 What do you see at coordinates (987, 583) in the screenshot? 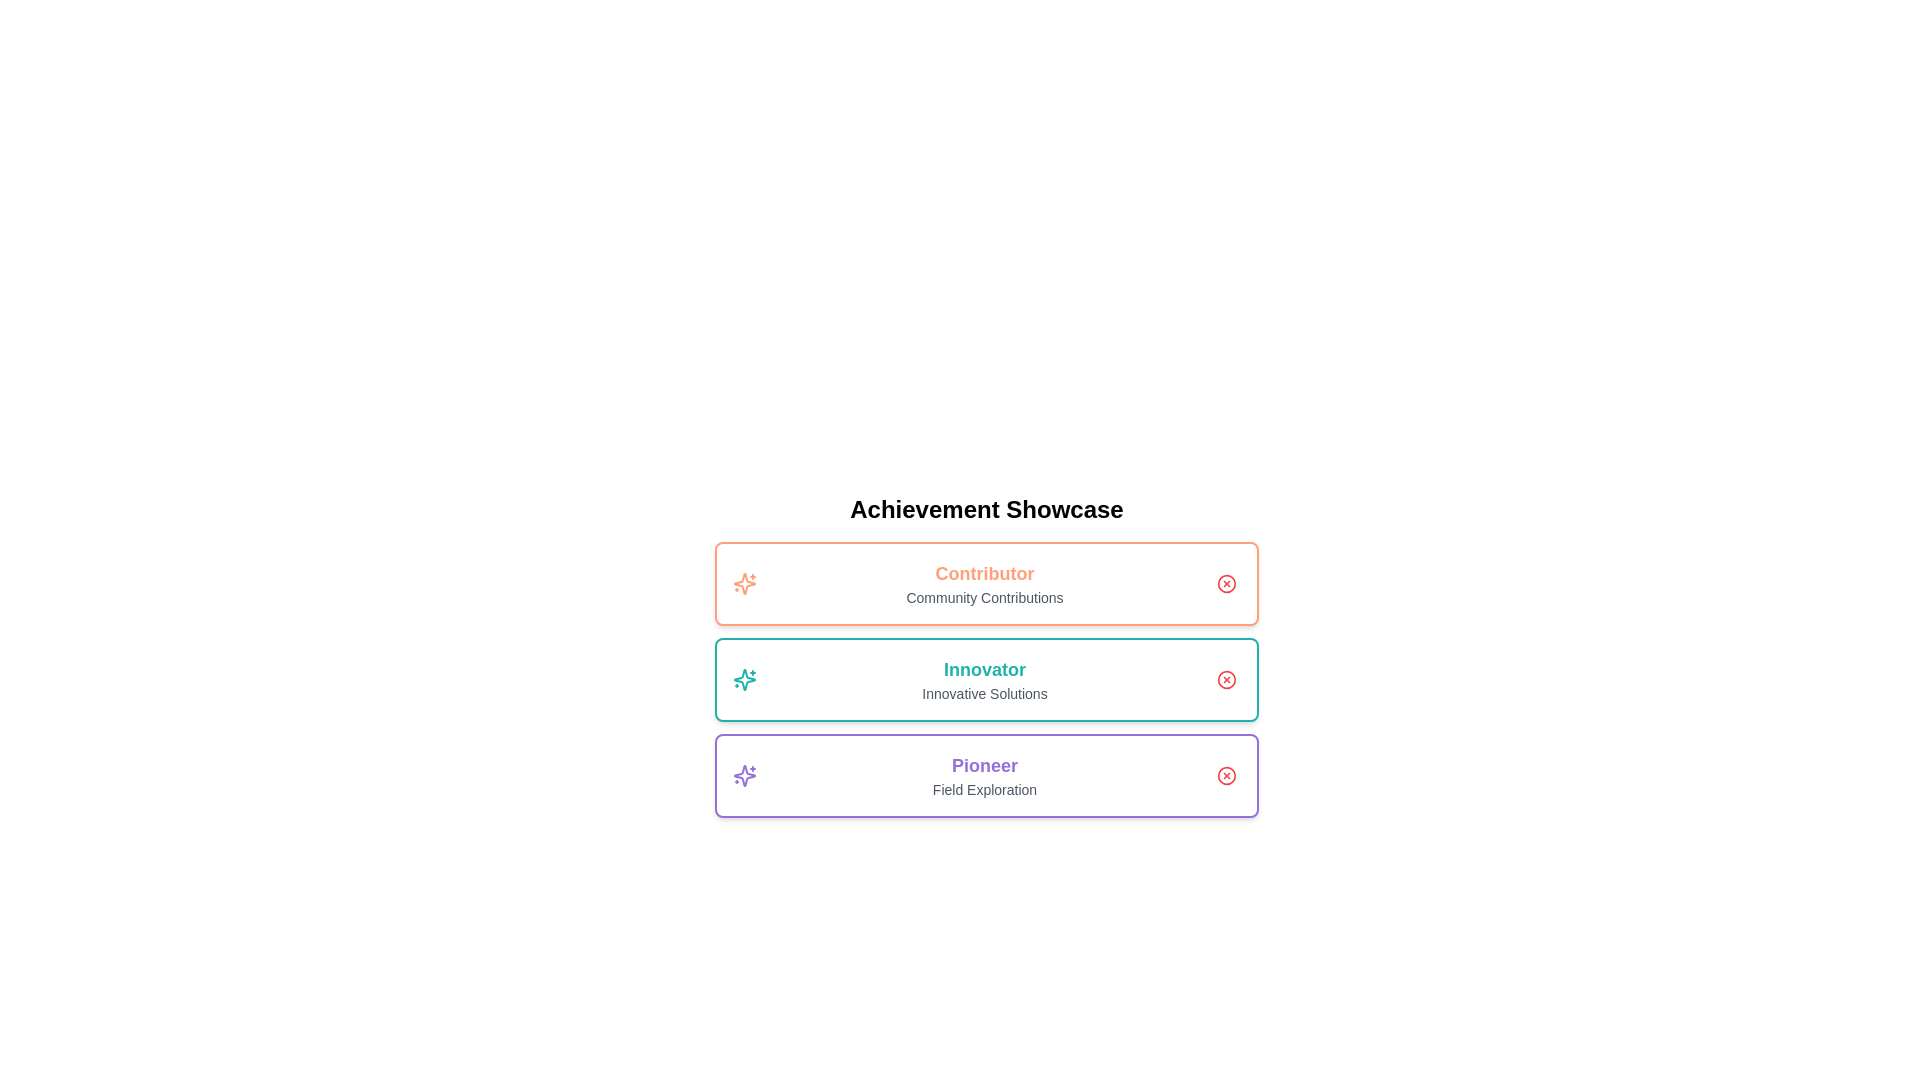
I see `the achievement titled Contributor to inspect its details` at bounding box center [987, 583].